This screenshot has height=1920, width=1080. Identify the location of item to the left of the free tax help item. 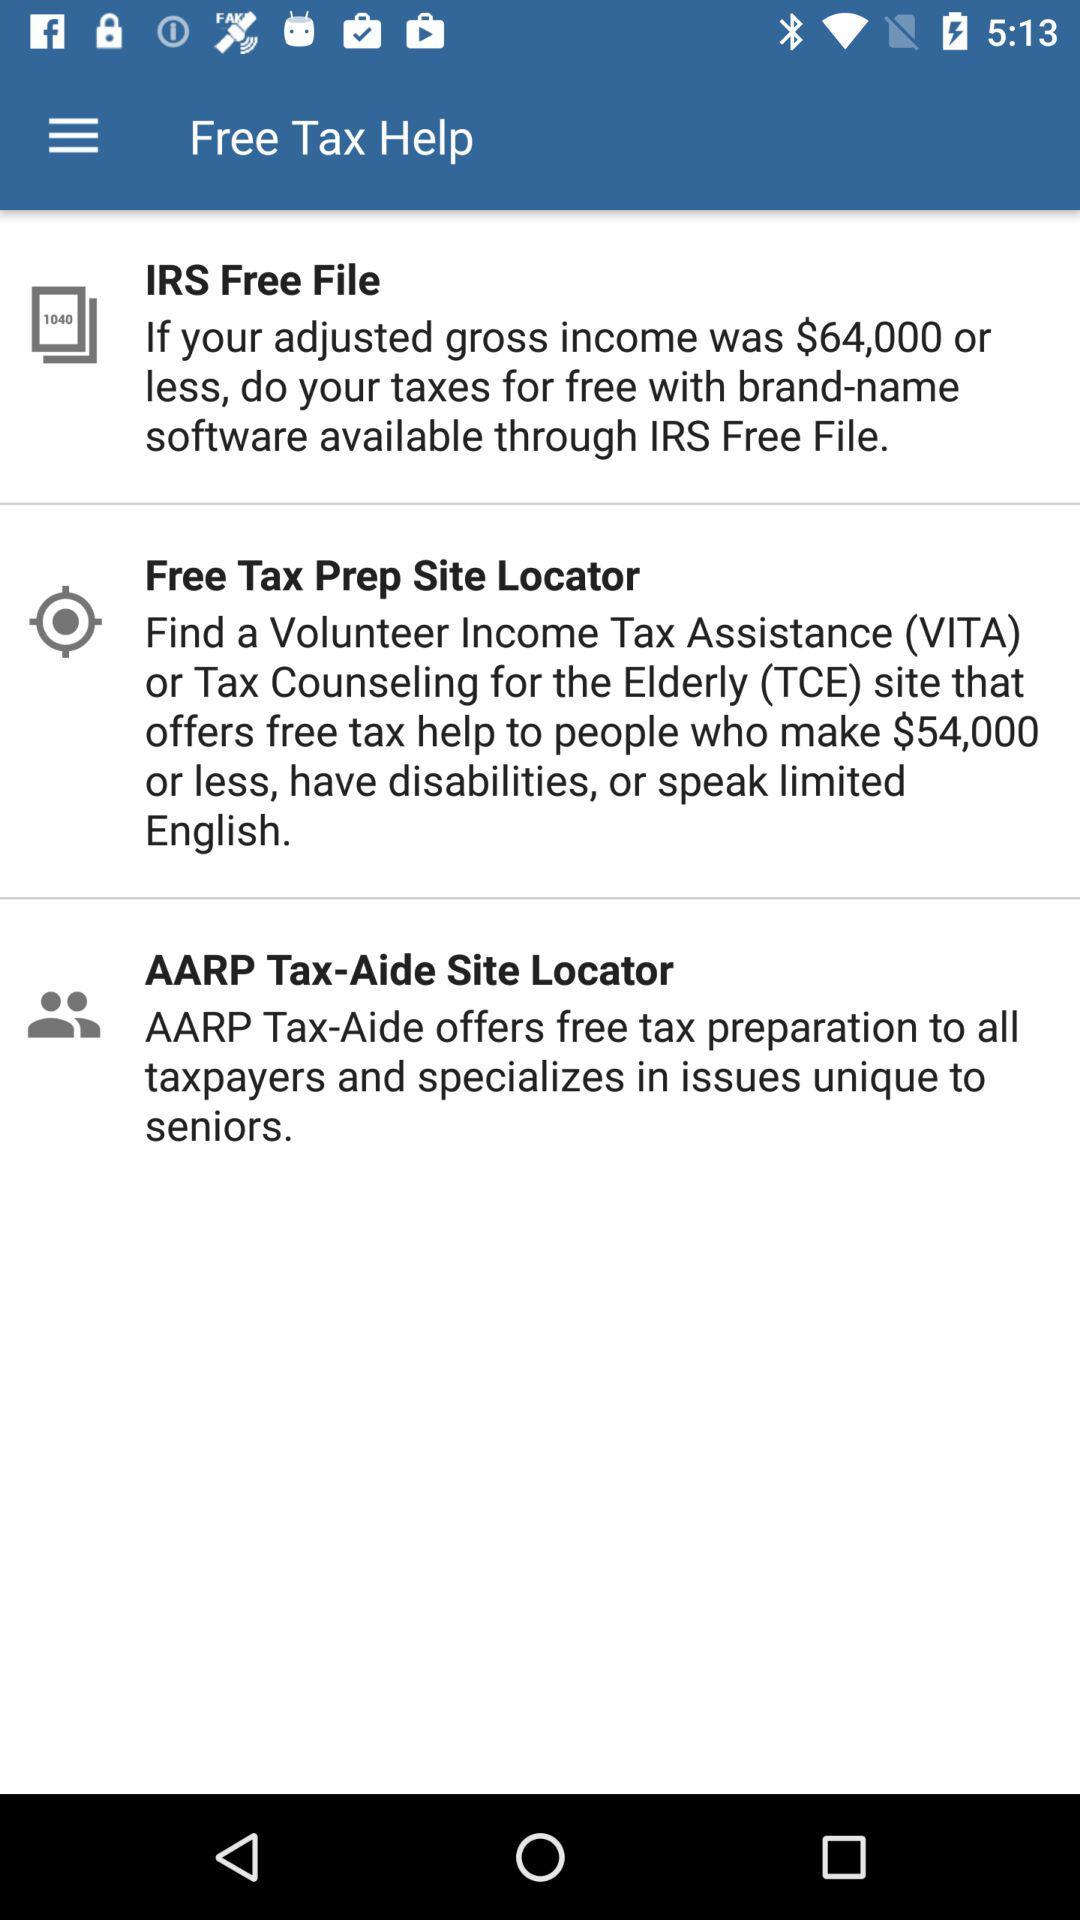
(72, 135).